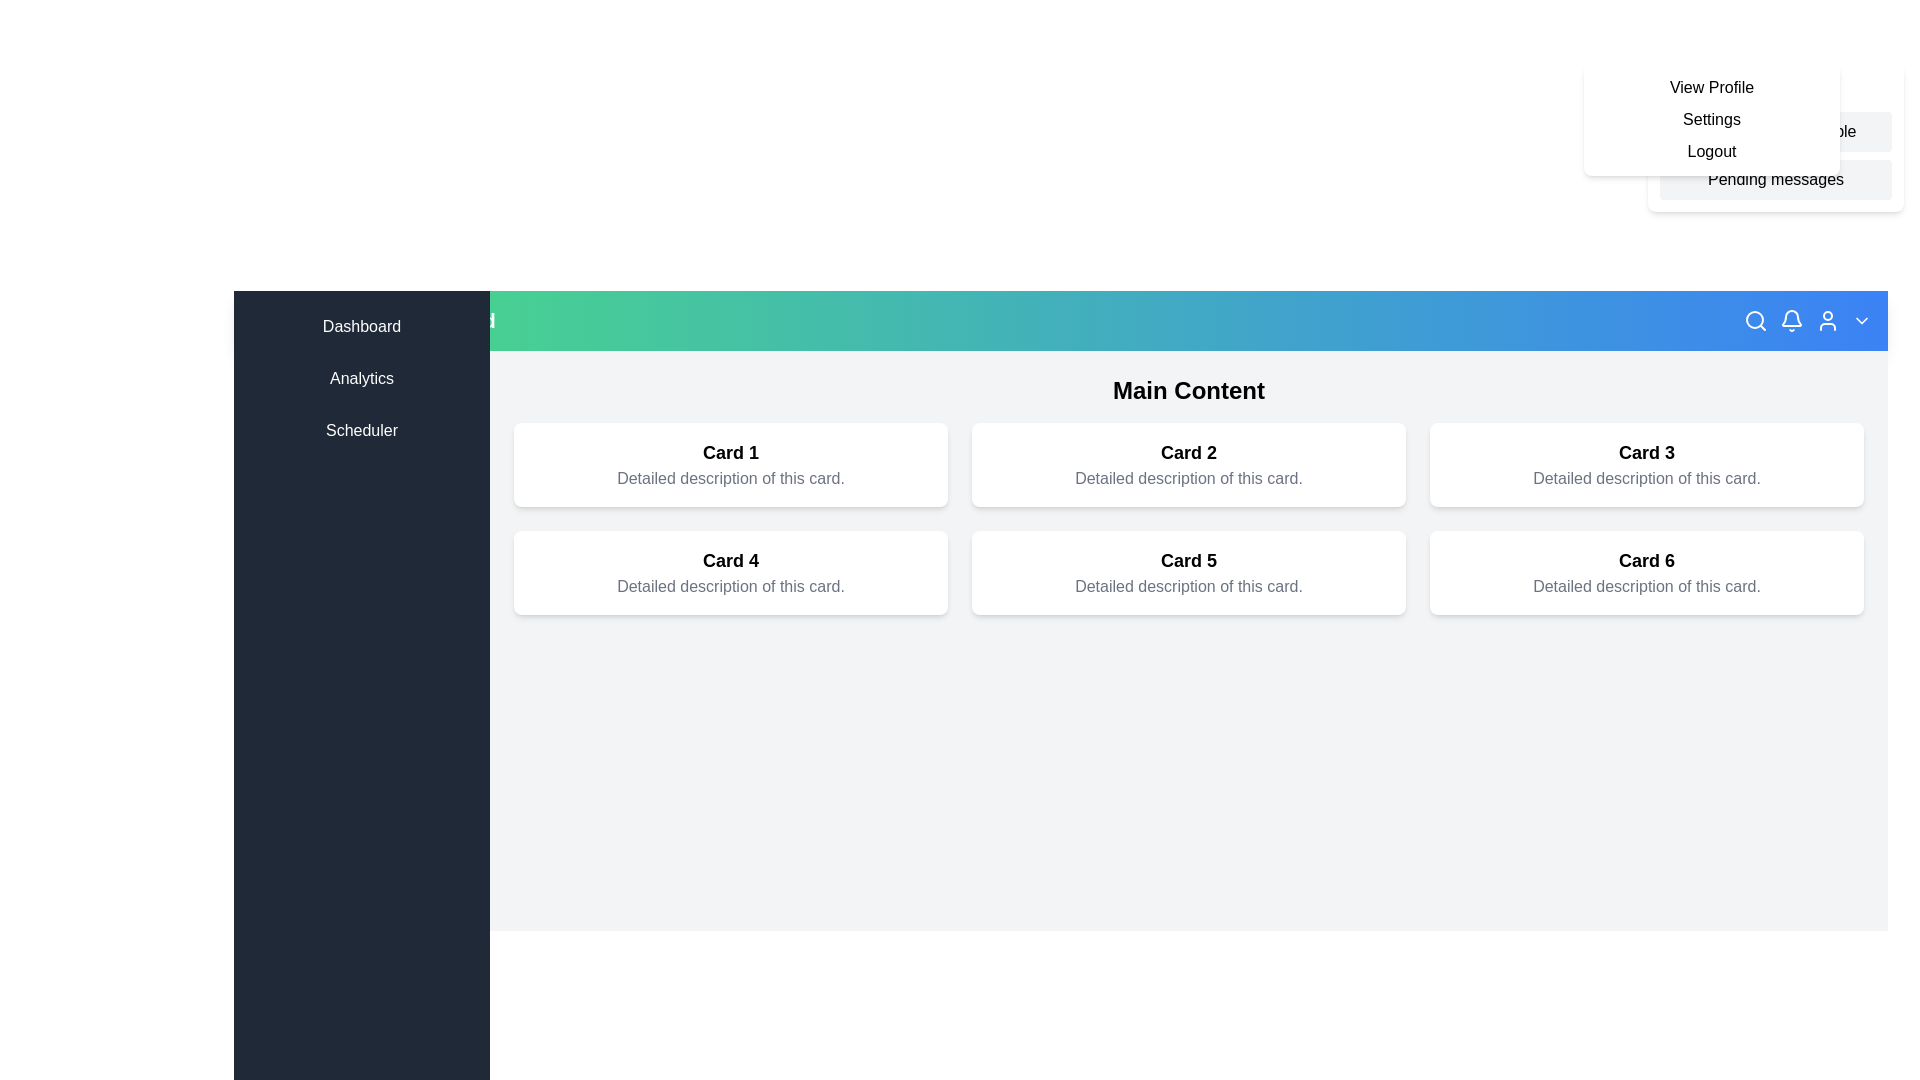 The width and height of the screenshot is (1920, 1080). What do you see at coordinates (729, 560) in the screenshot?
I see `the bold text label displaying 'Card 4' located at the upper portion of the card in the second row, first column of the grid layout` at bounding box center [729, 560].